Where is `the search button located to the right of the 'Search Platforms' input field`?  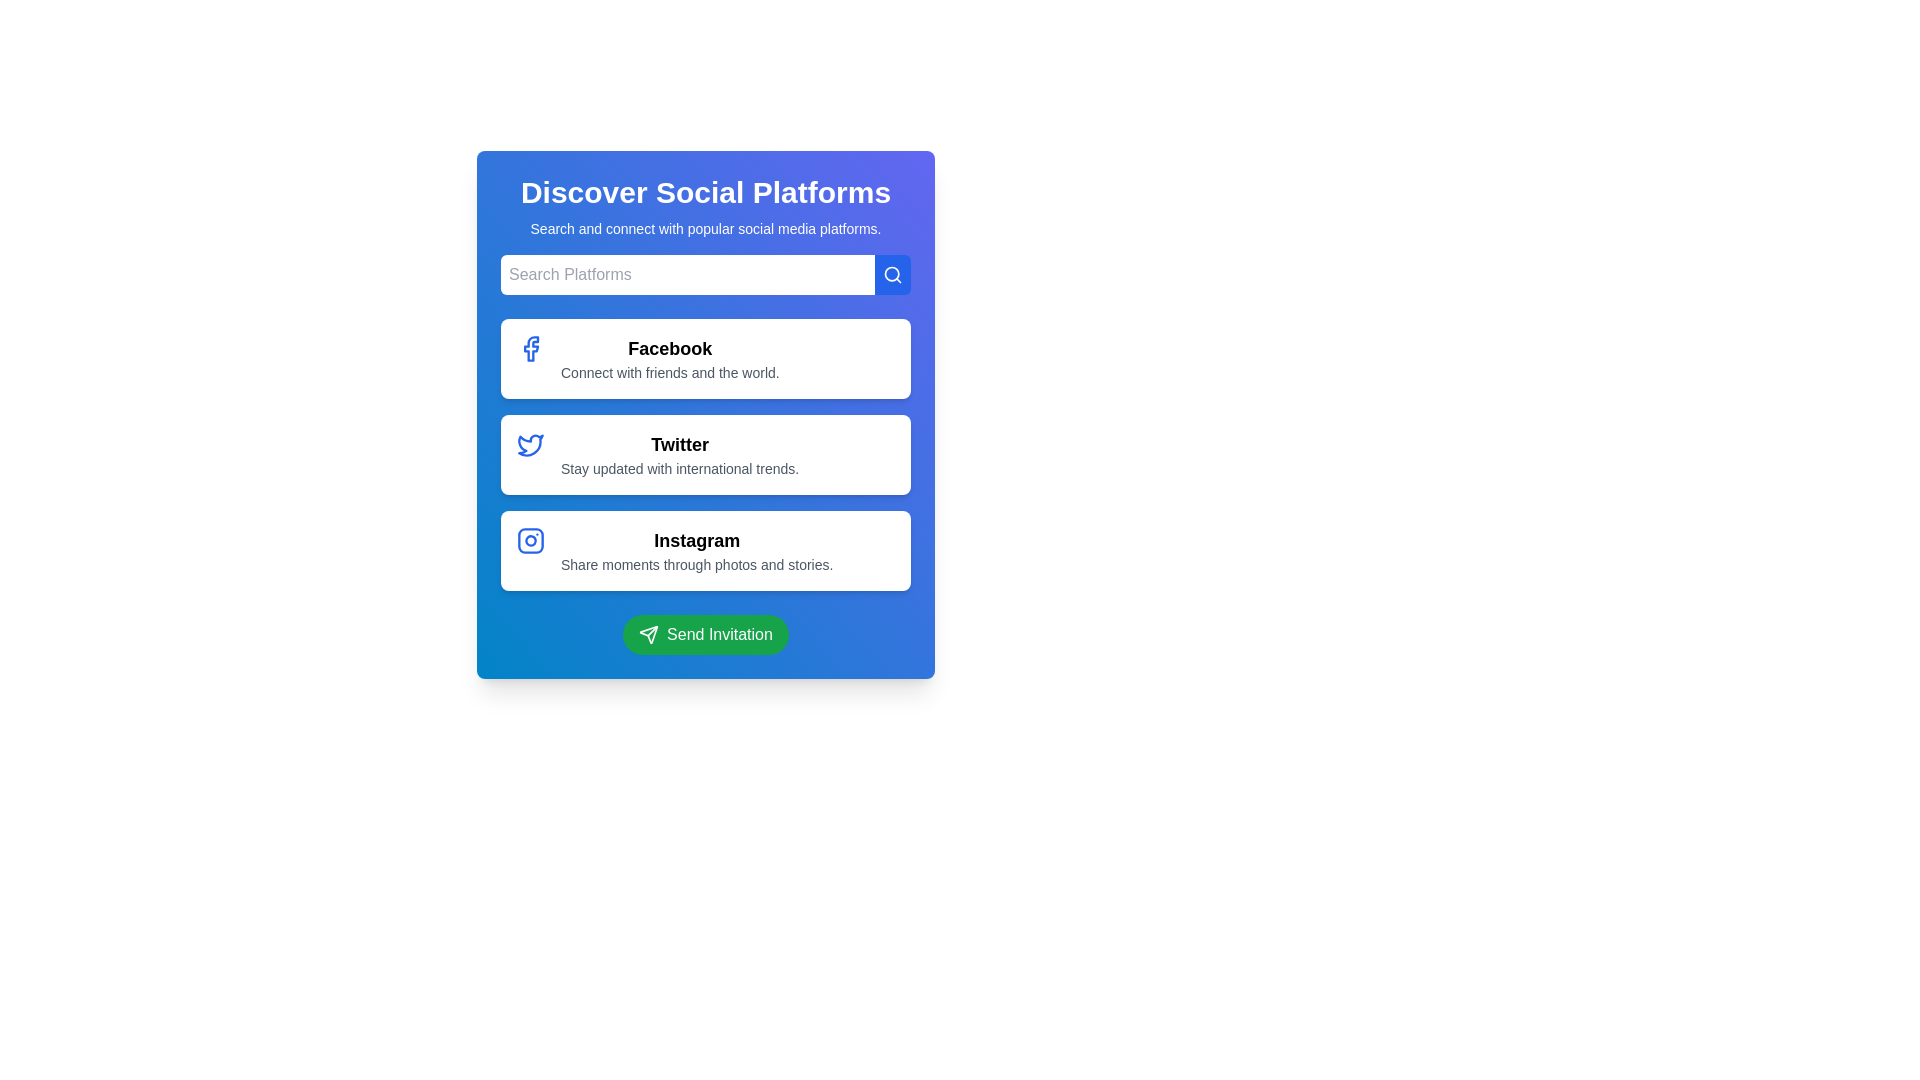
the search button located to the right of the 'Search Platforms' input field is located at coordinates (891, 274).